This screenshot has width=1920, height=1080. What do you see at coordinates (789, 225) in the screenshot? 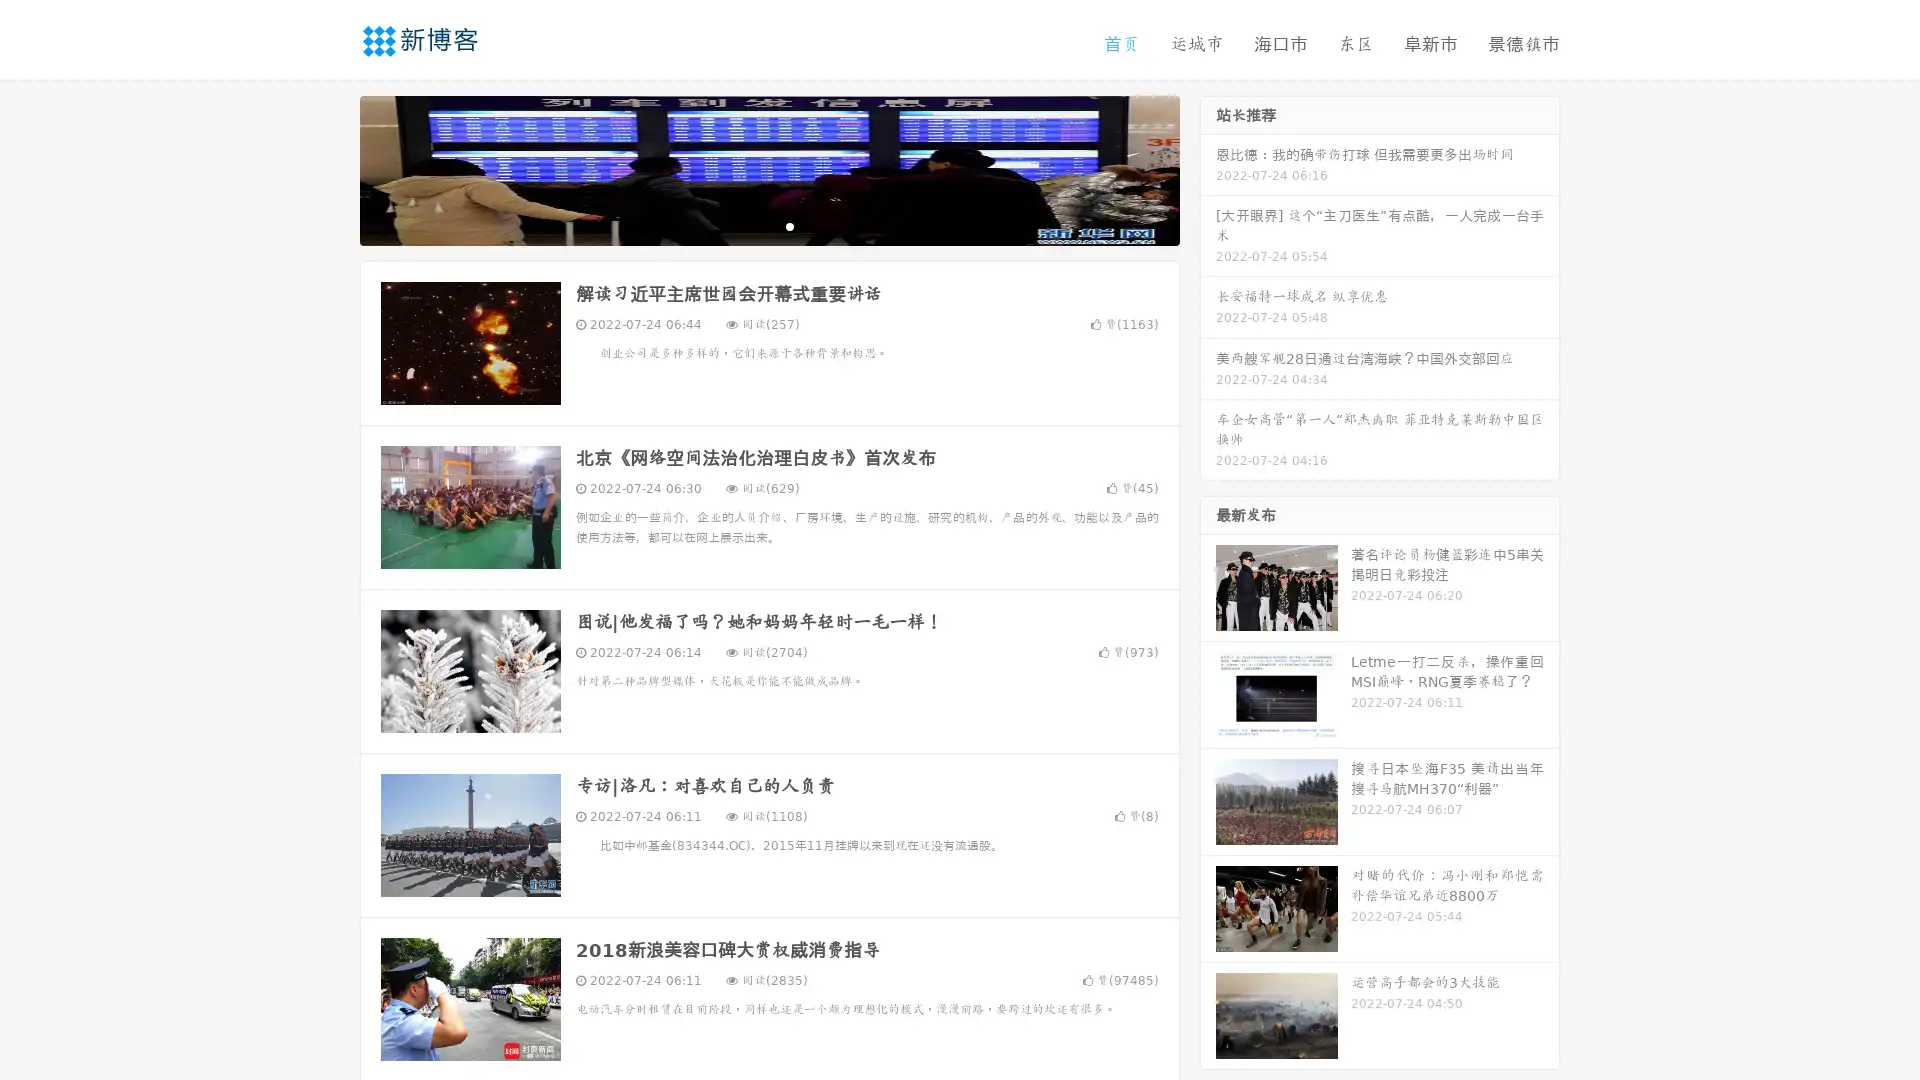
I see `Go to slide 3` at bounding box center [789, 225].